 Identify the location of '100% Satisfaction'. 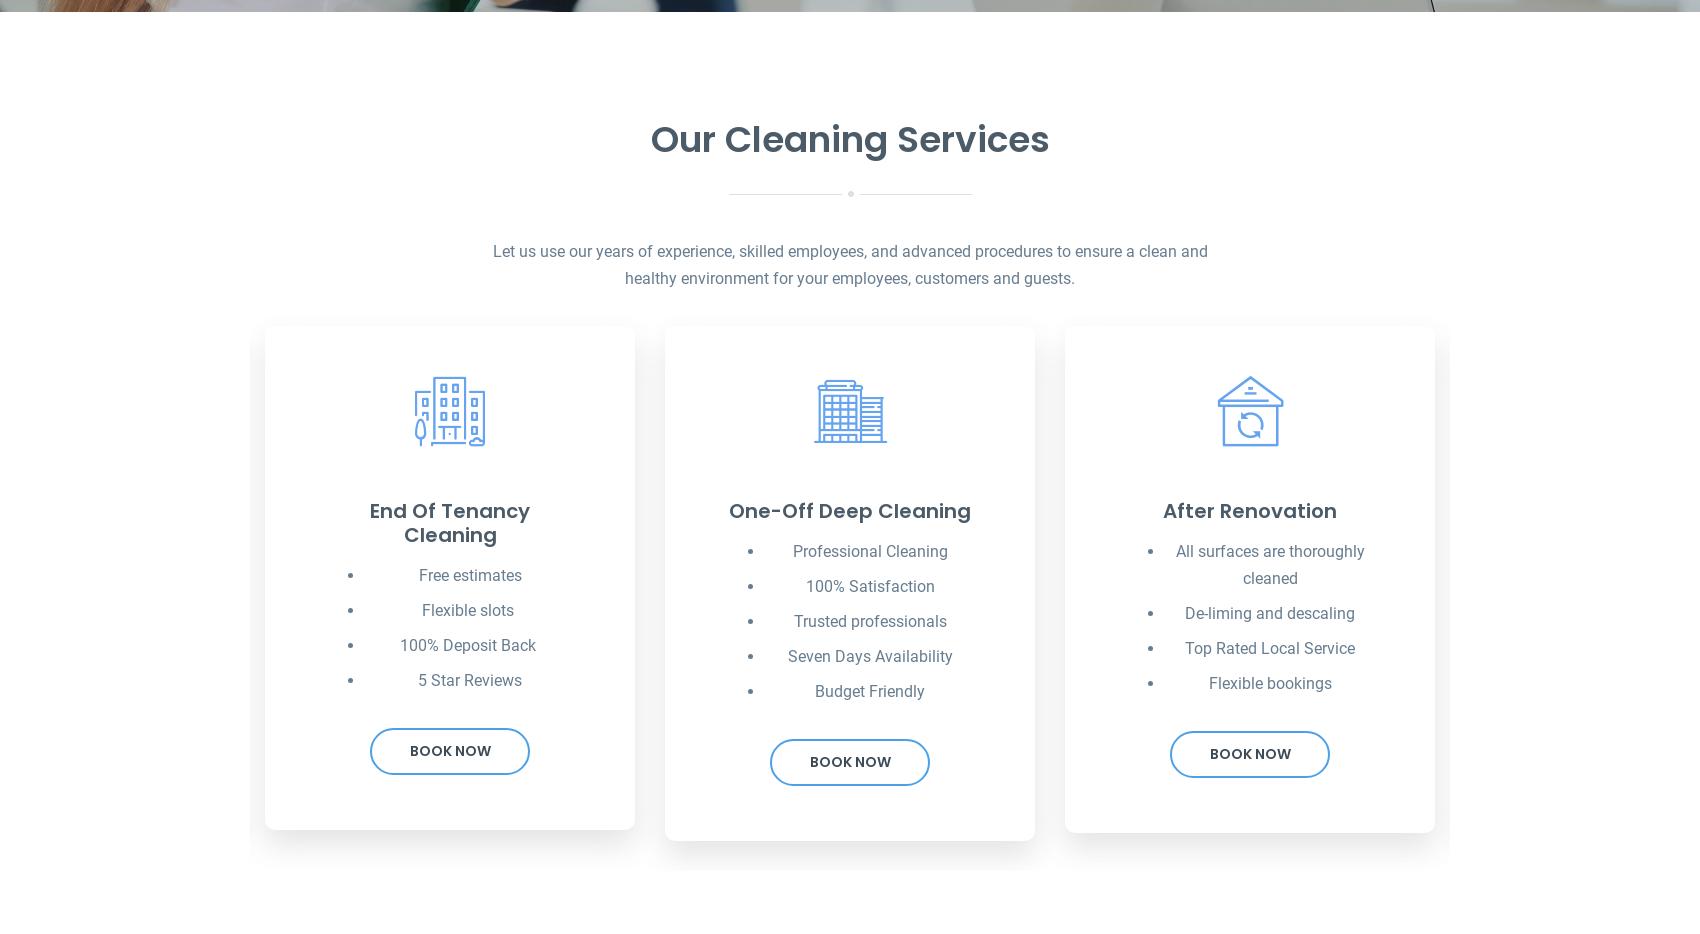
(869, 585).